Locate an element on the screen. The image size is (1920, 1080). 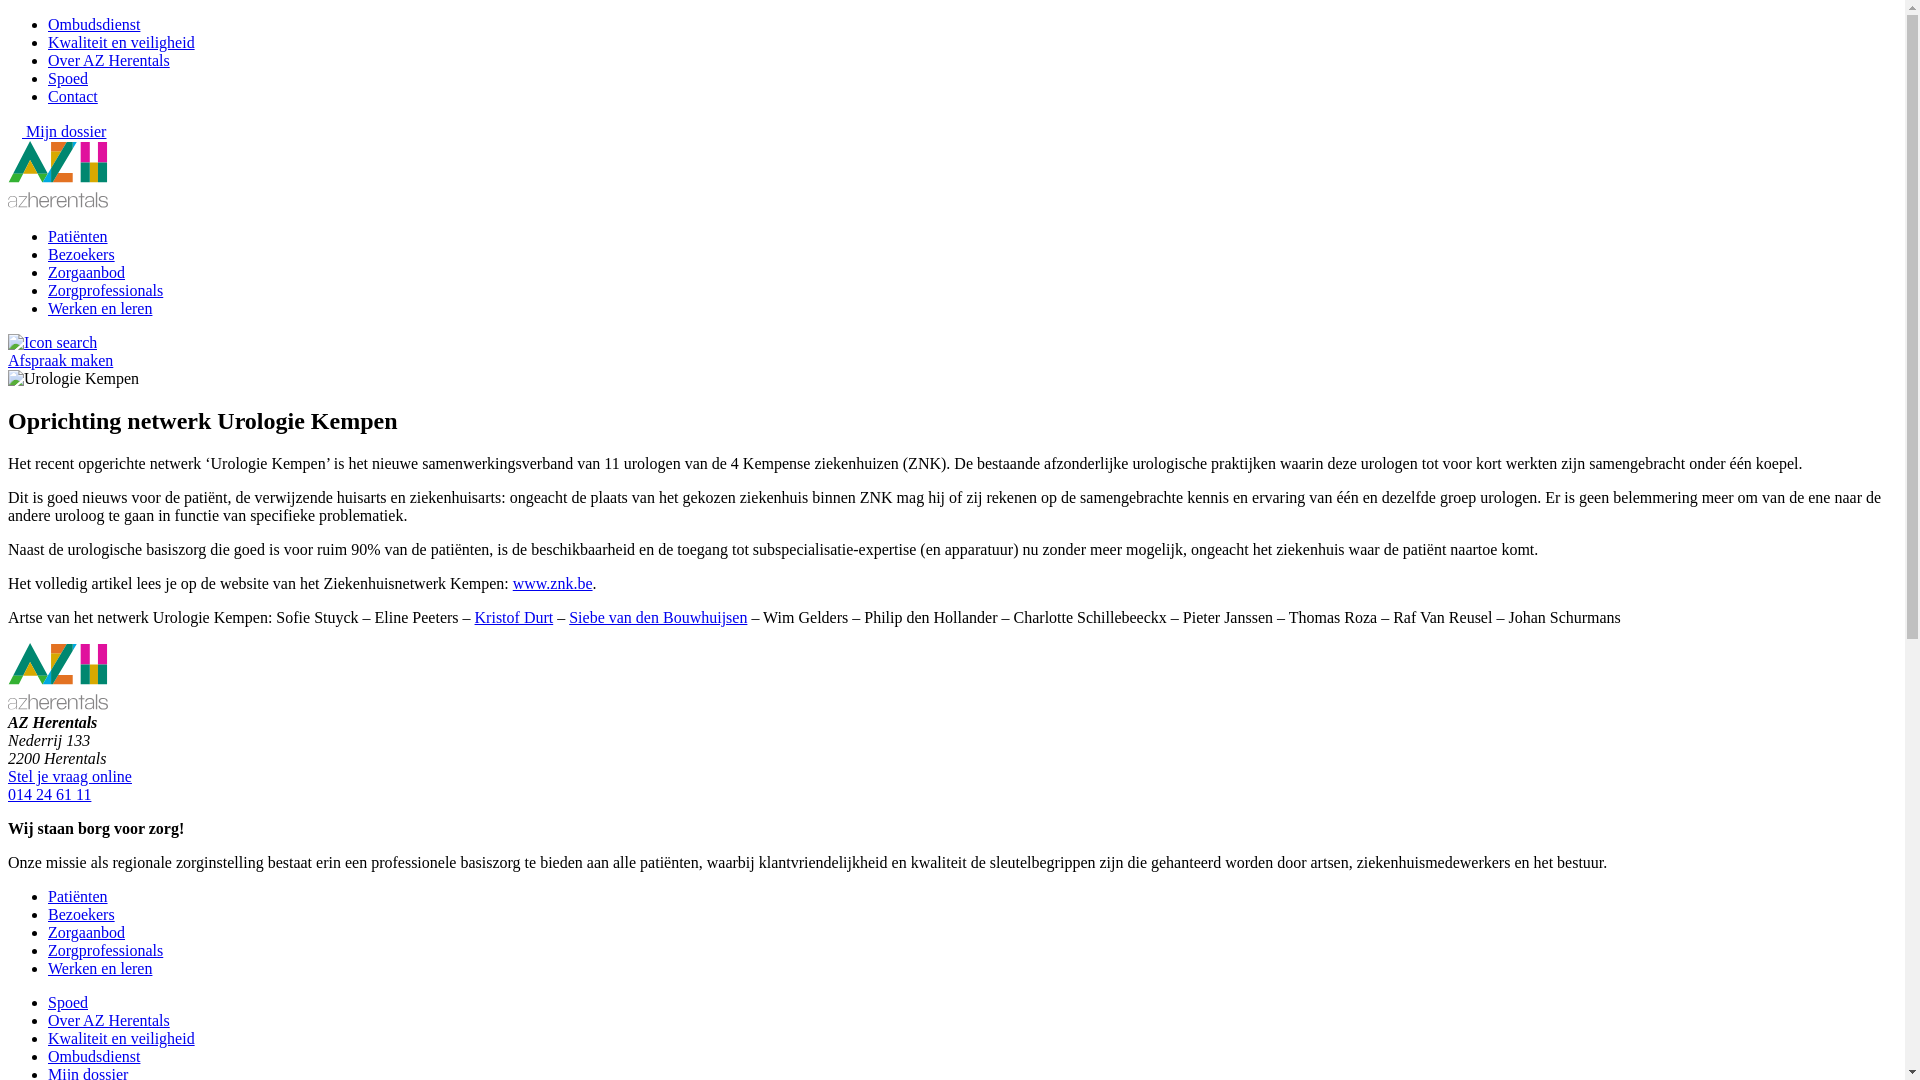
'Spoed' is located at coordinates (67, 1002).